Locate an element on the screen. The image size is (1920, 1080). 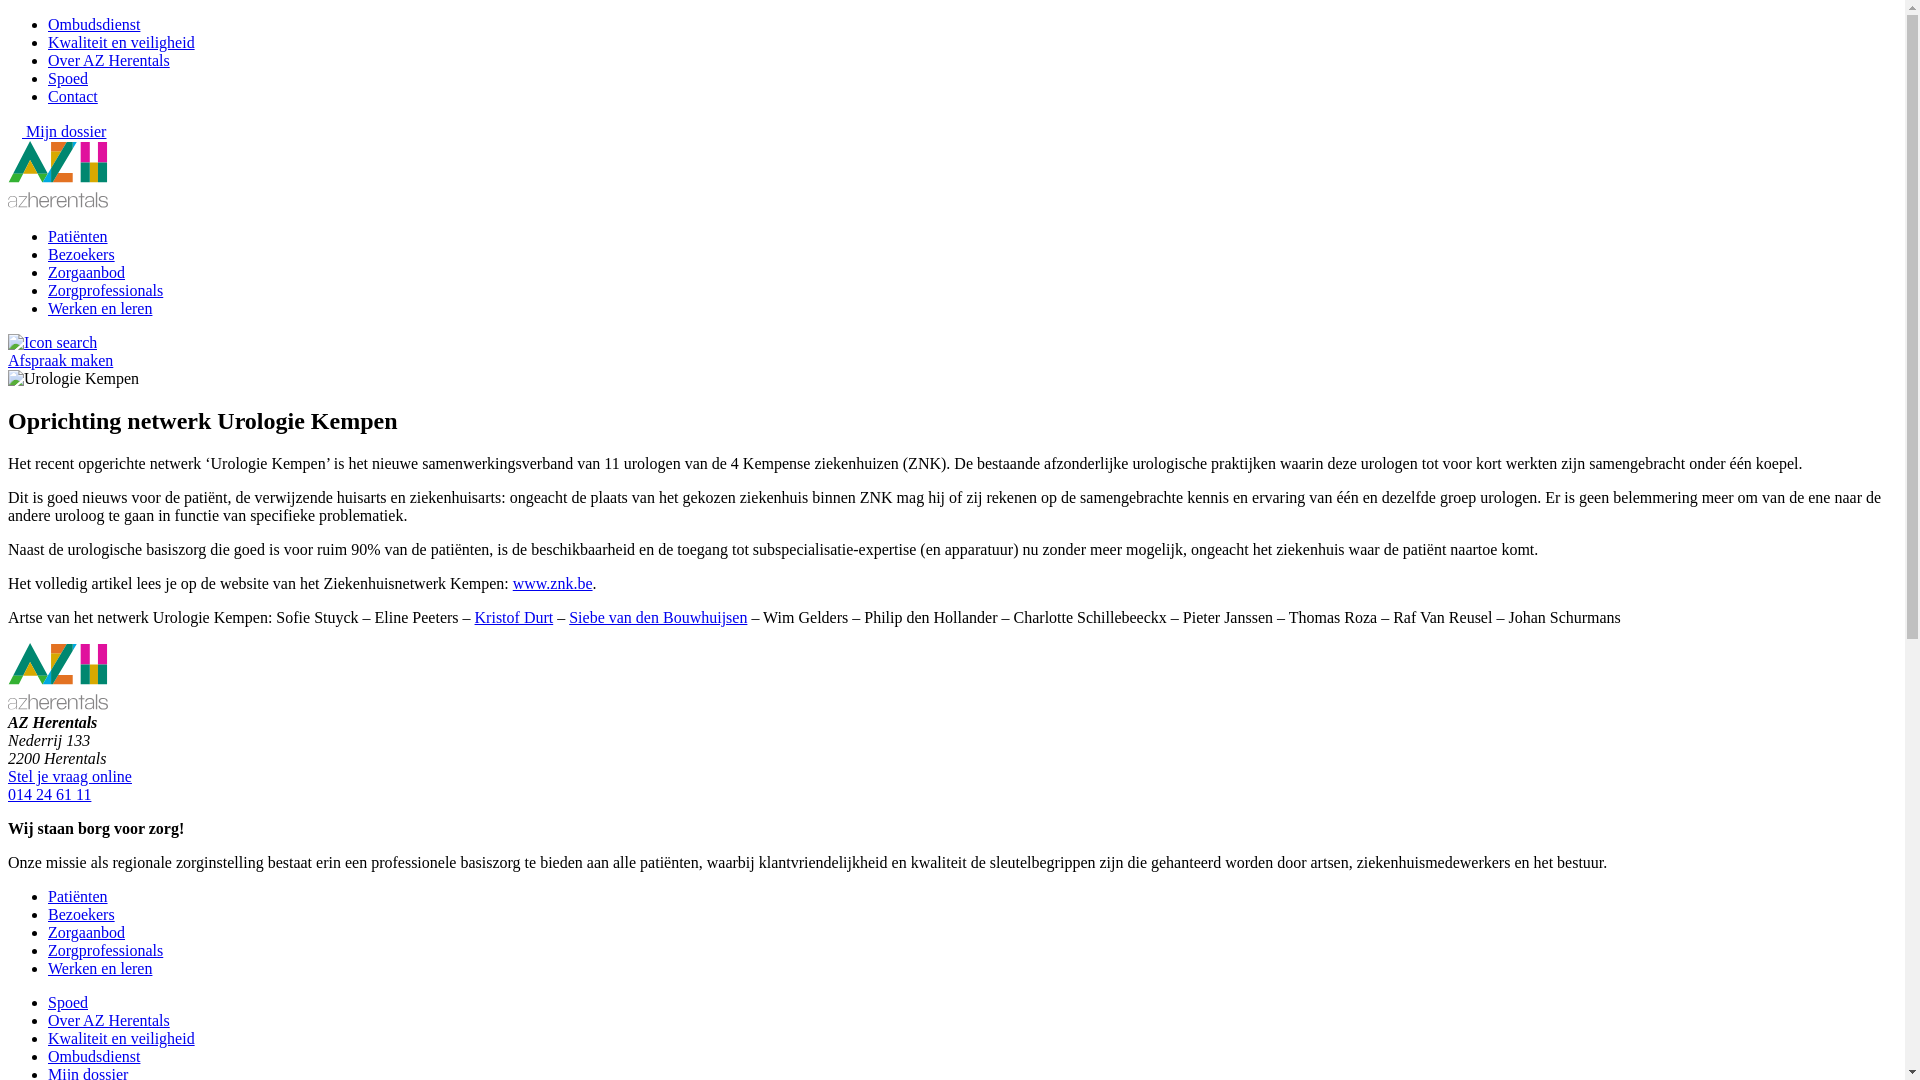
'Spoed' is located at coordinates (67, 1002).